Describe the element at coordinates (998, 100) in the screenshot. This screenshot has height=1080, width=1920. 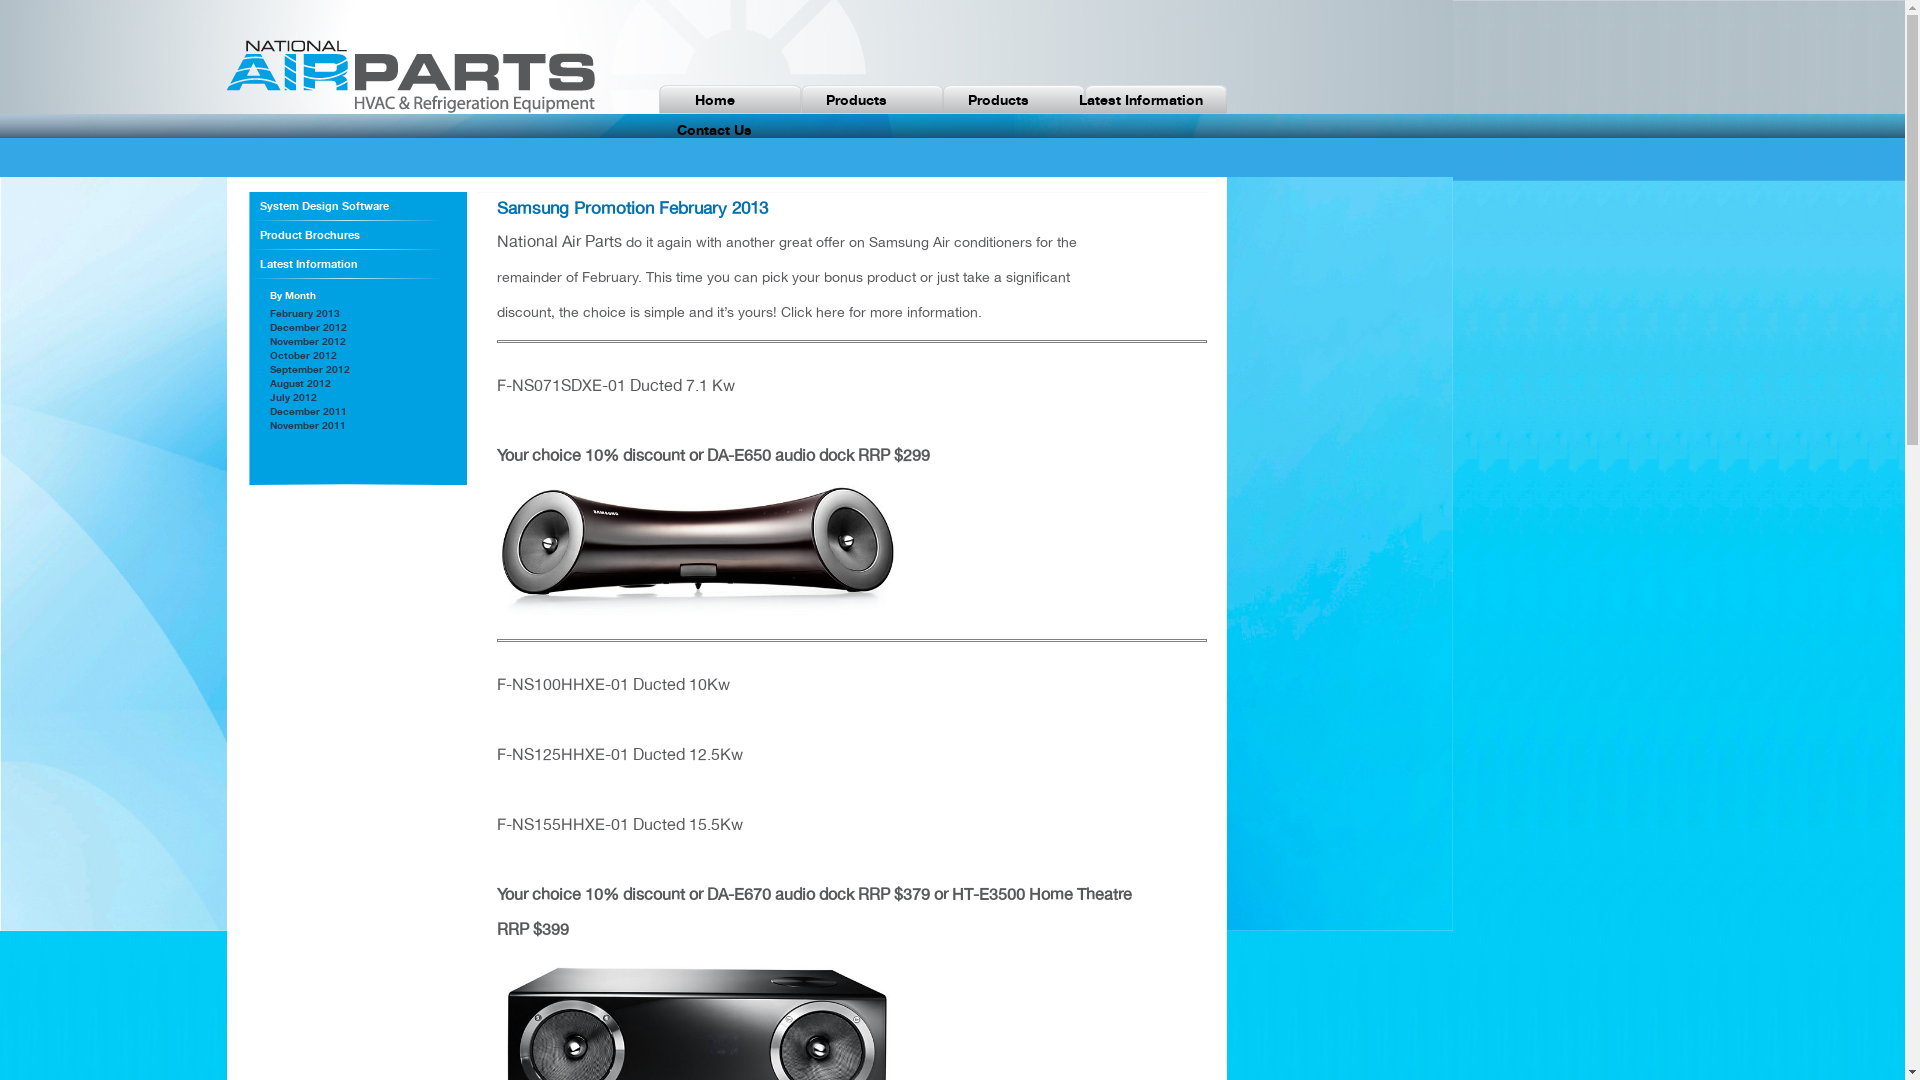
I see `'Products'` at that location.